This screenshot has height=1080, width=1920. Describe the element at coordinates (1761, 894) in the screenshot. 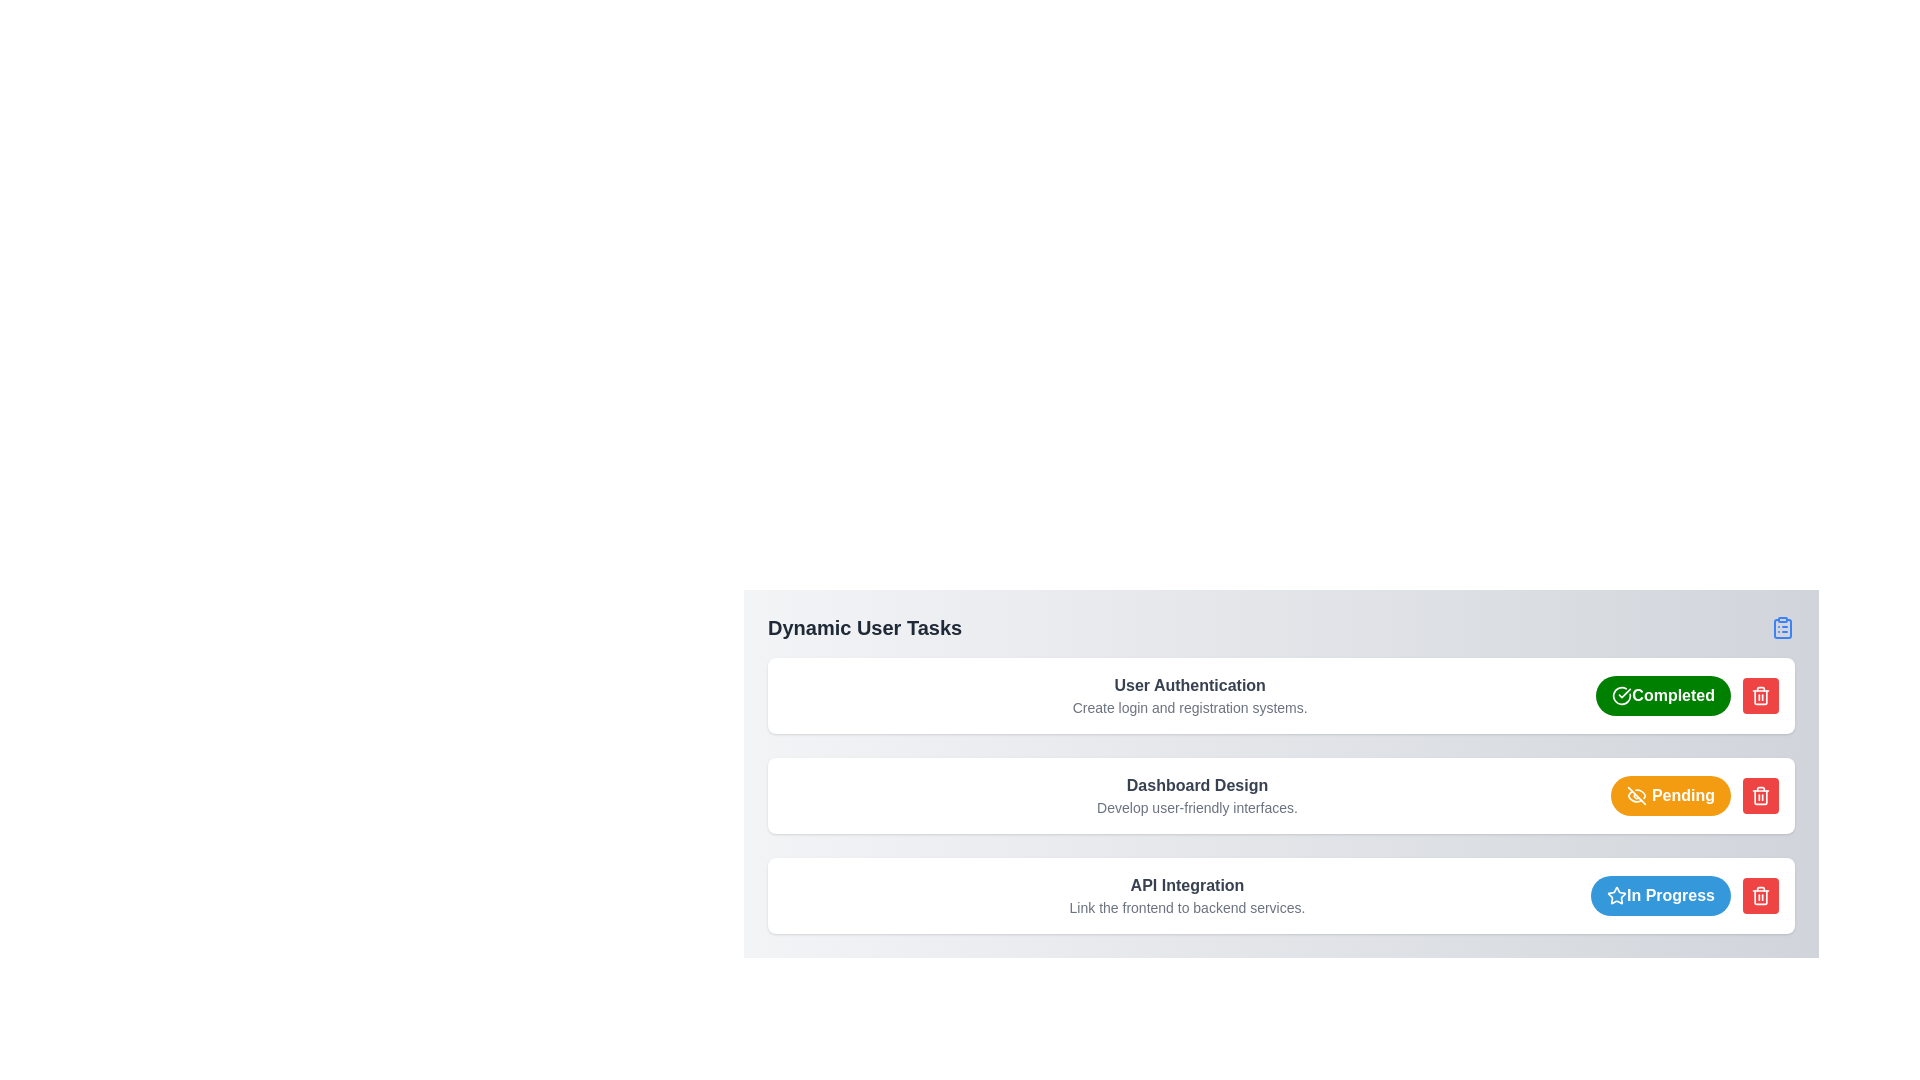

I see `the delete button located at the rightmost position in the 'API Integration' row, adjacent to the 'In Progress' status badge` at that location.